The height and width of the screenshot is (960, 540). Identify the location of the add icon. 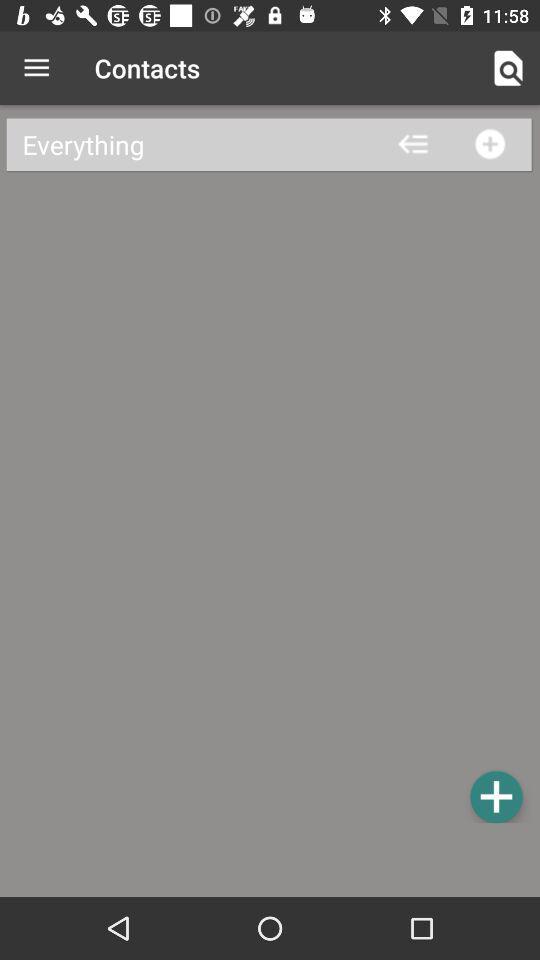
(495, 796).